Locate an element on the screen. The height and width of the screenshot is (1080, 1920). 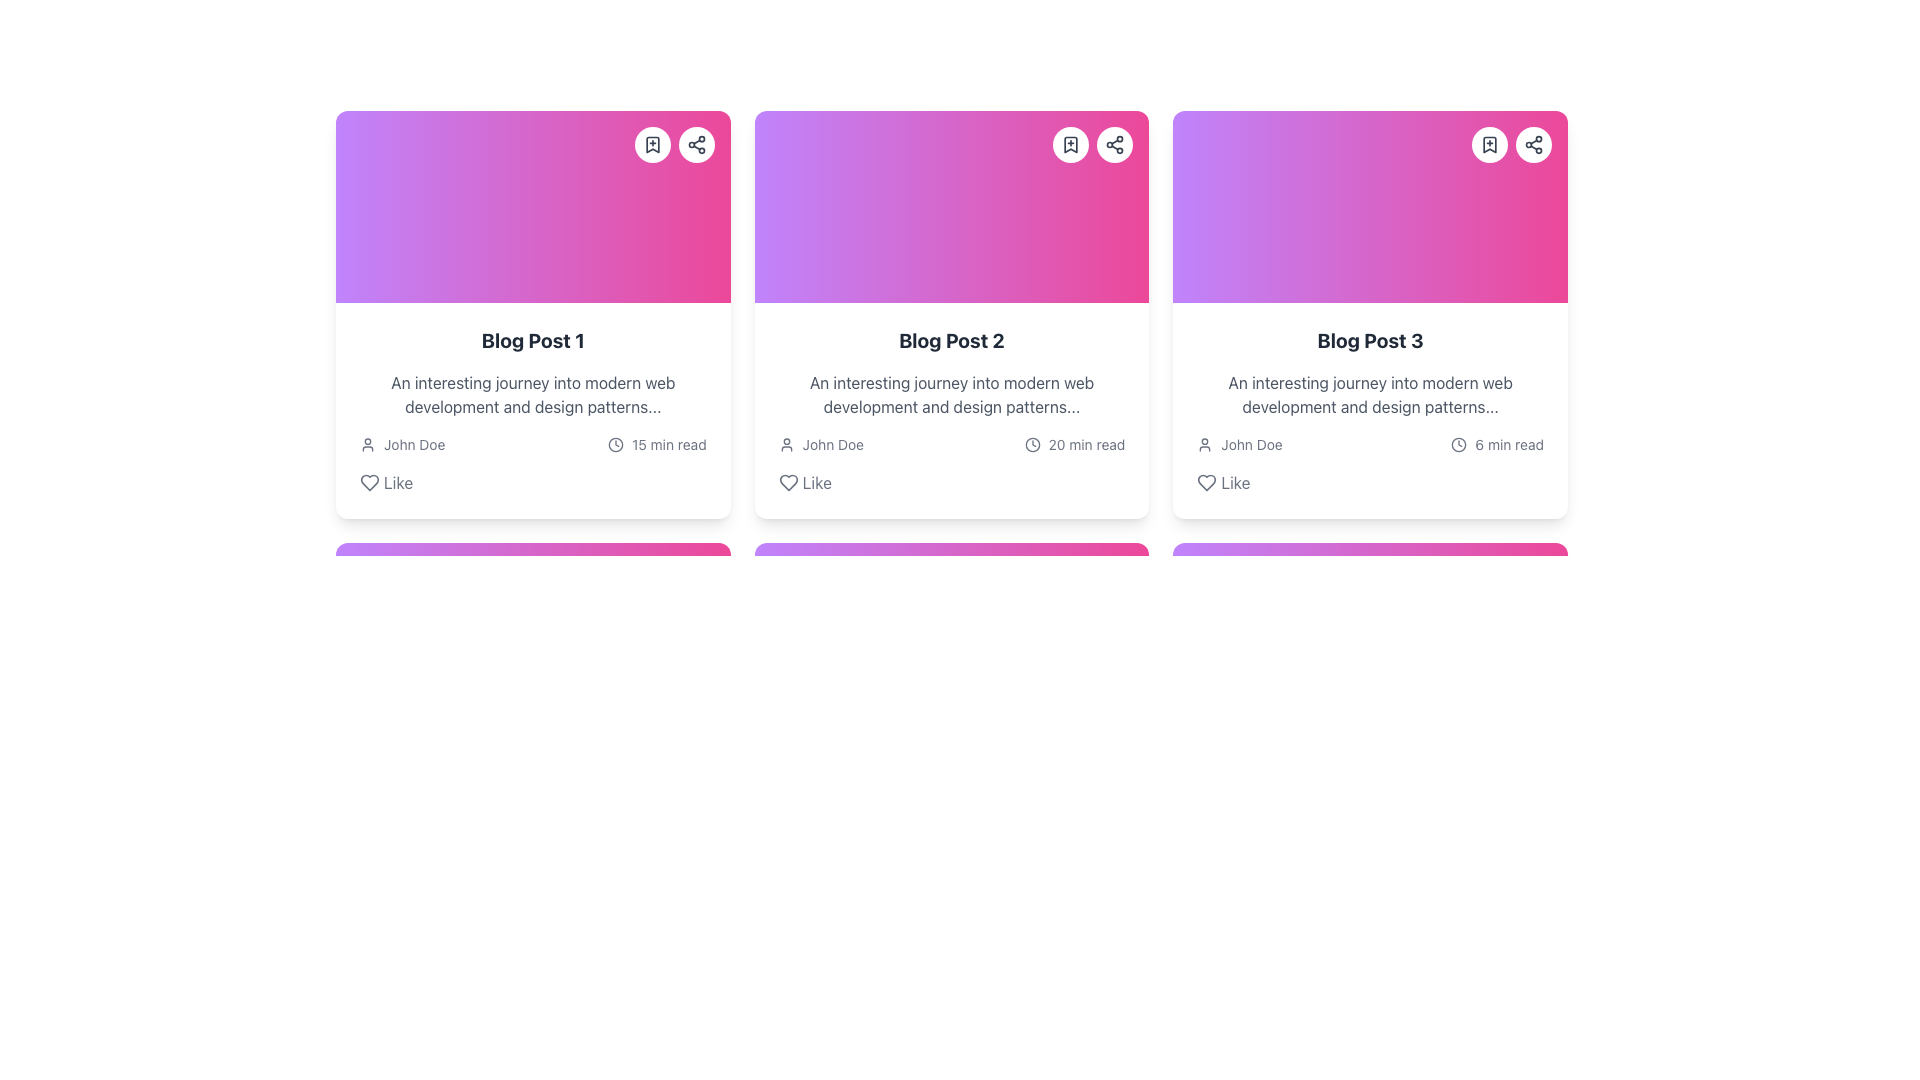
text block styled with a gray font color that reads: 'An interesting journey into modern web development and design patterns...' located within the card titled 'Blog Post 1' is located at coordinates (533, 394).